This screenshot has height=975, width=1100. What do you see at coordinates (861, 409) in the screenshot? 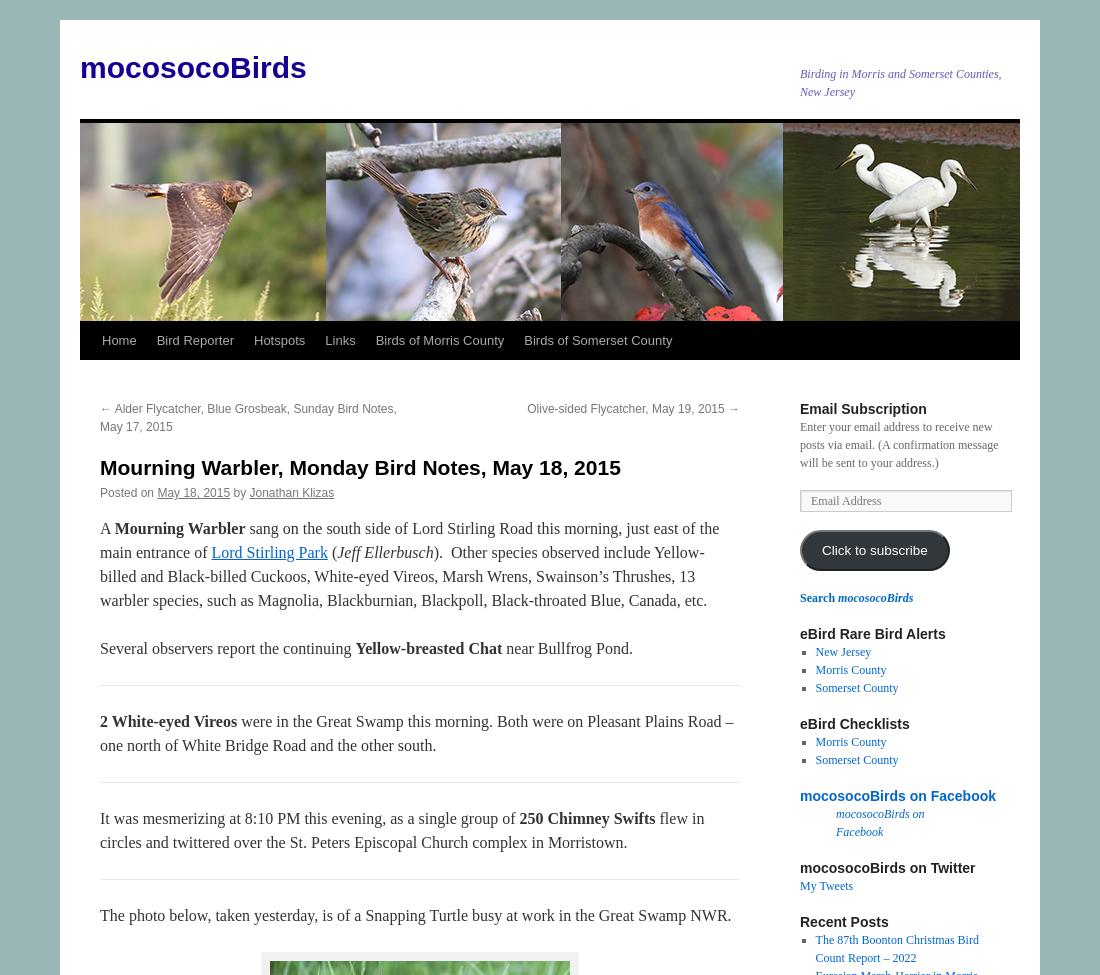
I see `'Email Subscription'` at bounding box center [861, 409].